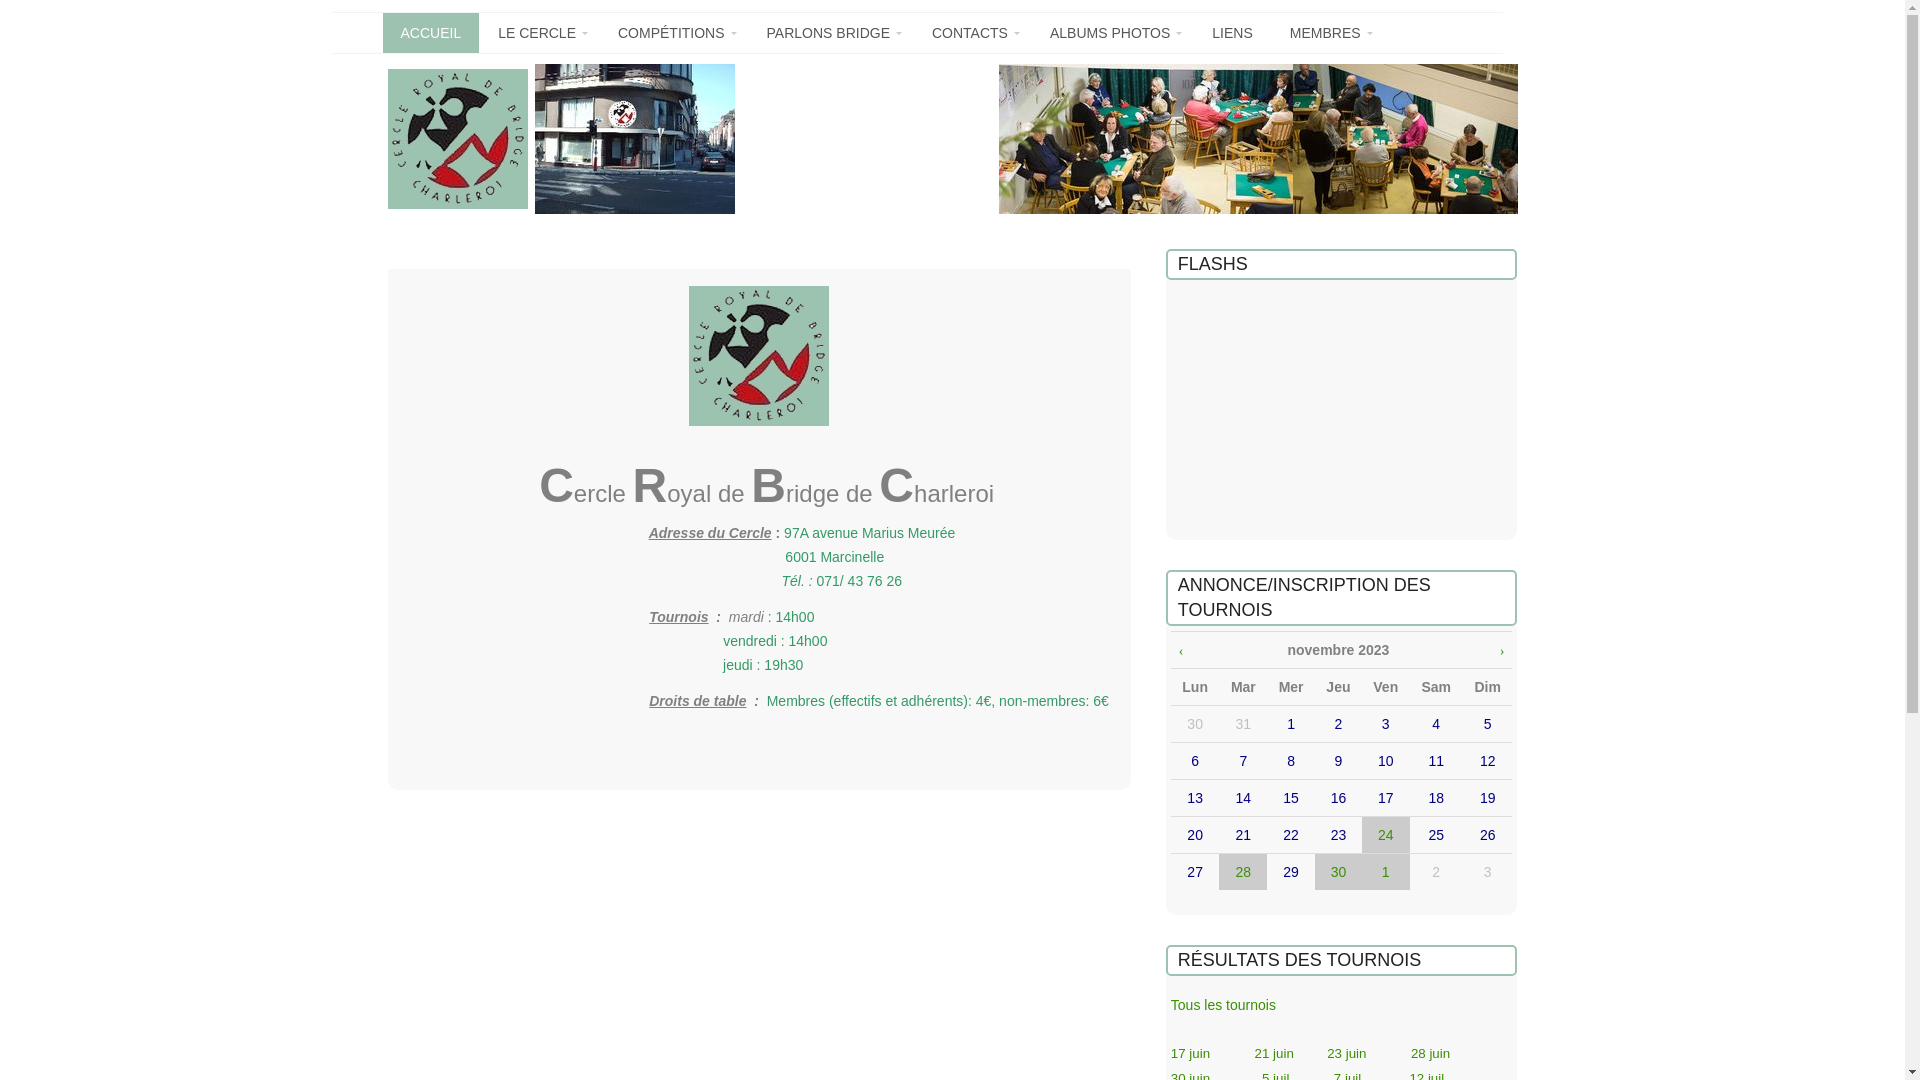 The height and width of the screenshot is (1080, 1920). What do you see at coordinates (1190, 1052) in the screenshot?
I see `'17 juin'` at bounding box center [1190, 1052].